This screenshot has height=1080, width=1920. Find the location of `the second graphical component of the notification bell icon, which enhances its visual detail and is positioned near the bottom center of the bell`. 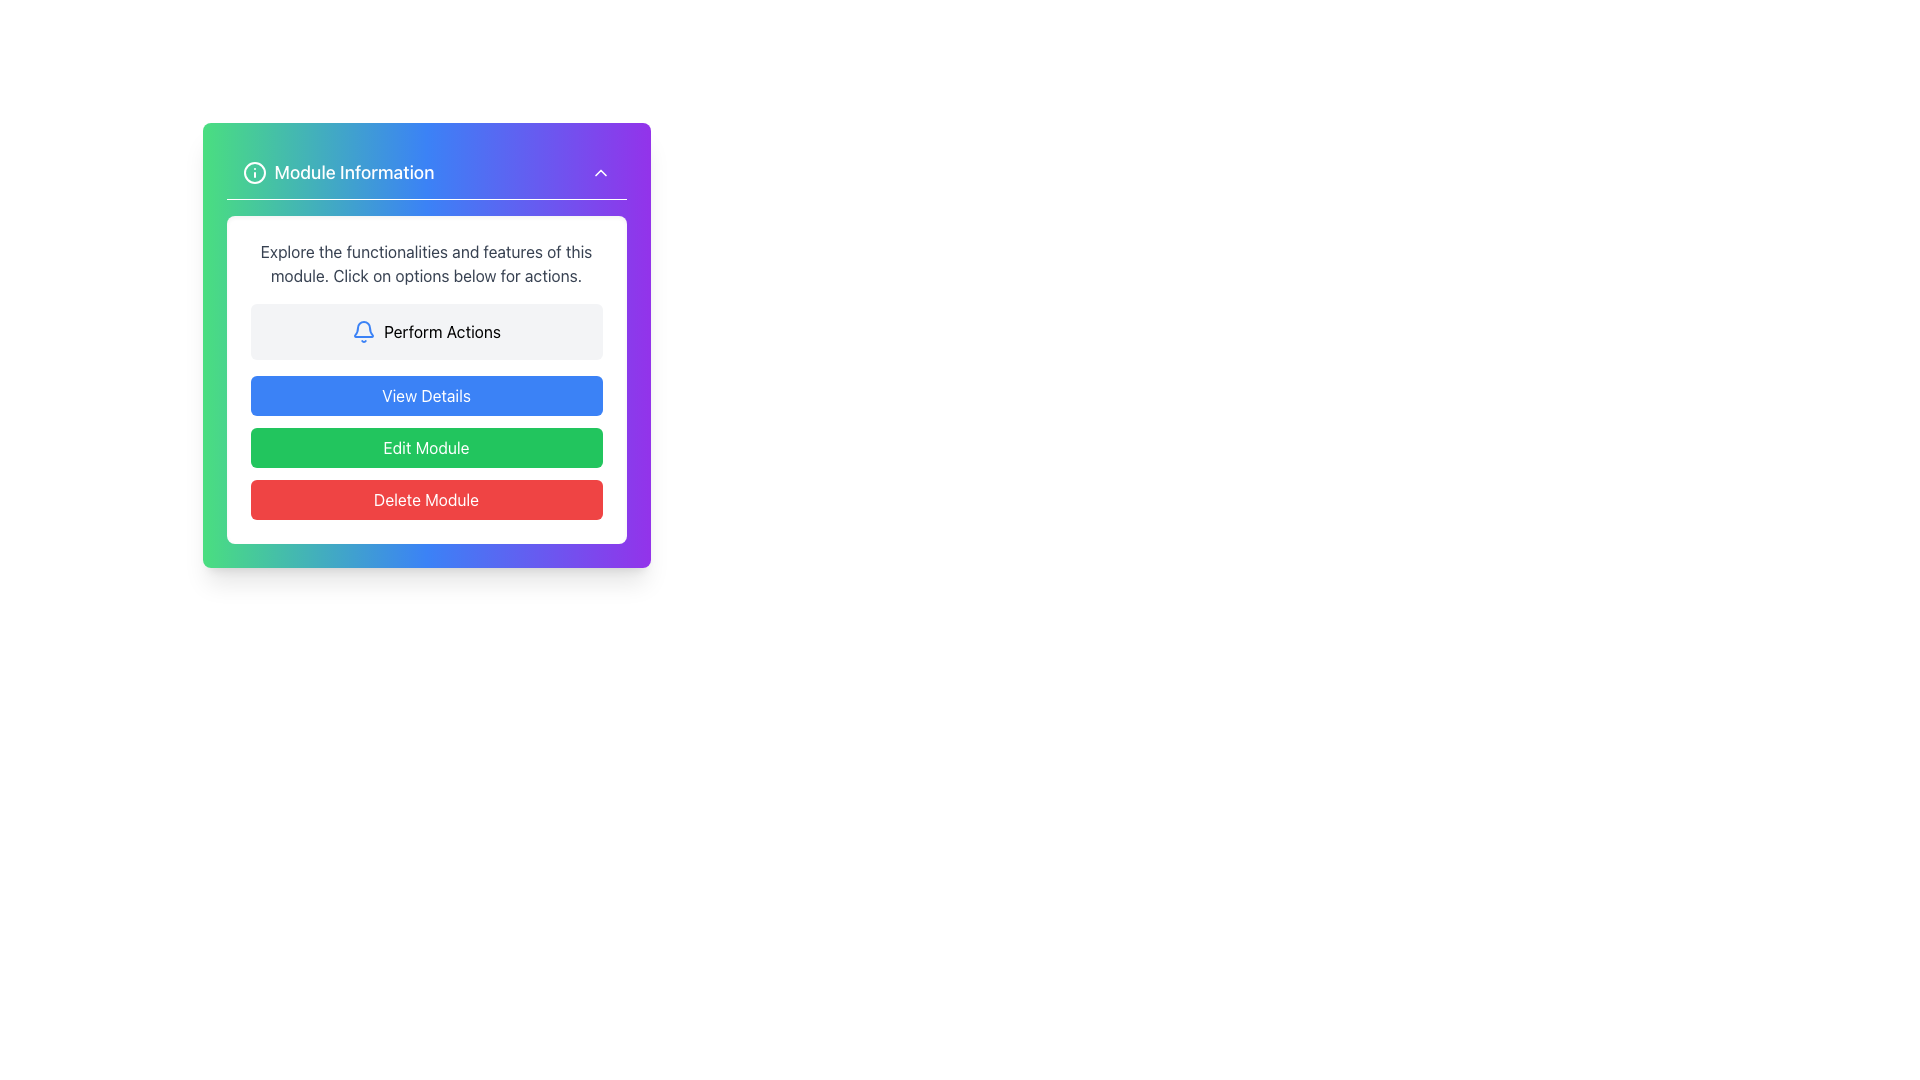

the second graphical component of the notification bell icon, which enhances its visual detail and is positioned near the bottom center of the bell is located at coordinates (364, 328).